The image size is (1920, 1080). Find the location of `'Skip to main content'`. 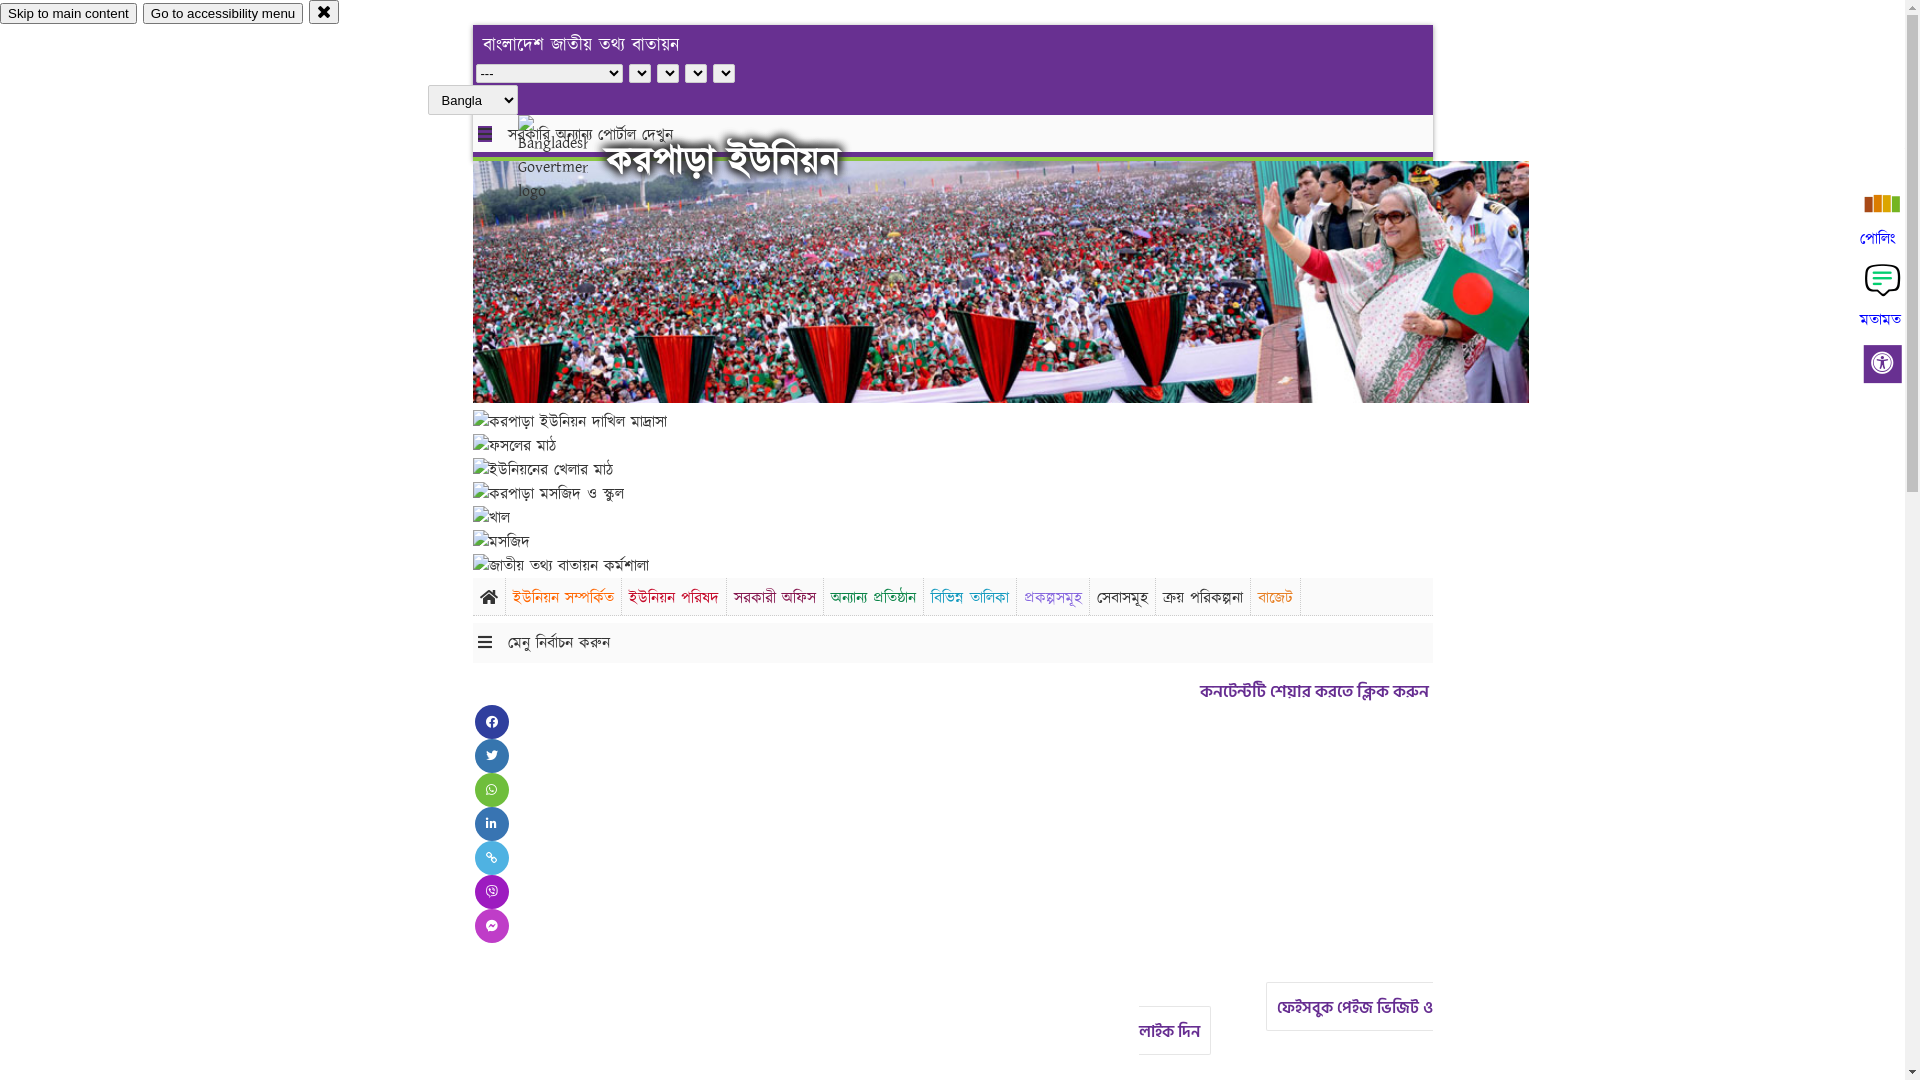

'Skip to main content' is located at coordinates (68, 13).